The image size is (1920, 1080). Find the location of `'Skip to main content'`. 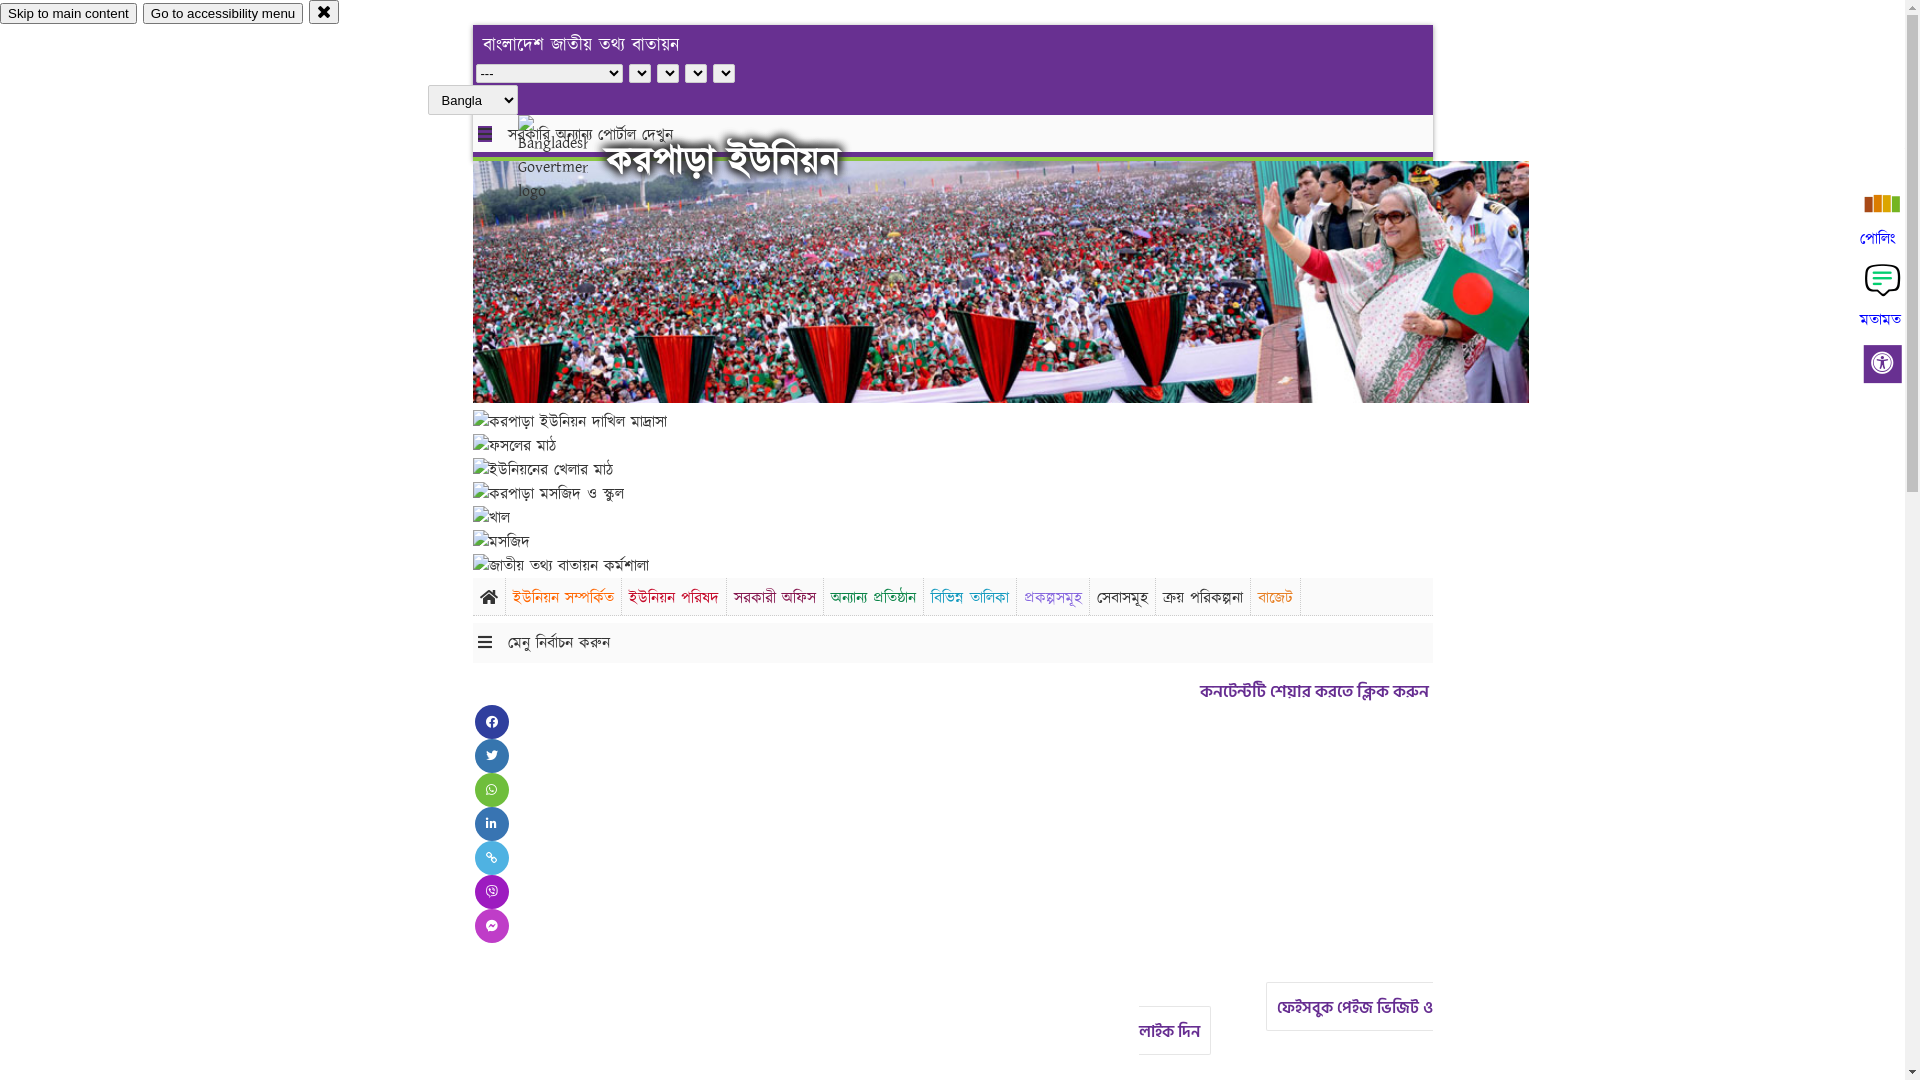

'Skip to main content' is located at coordinates (68, 13).